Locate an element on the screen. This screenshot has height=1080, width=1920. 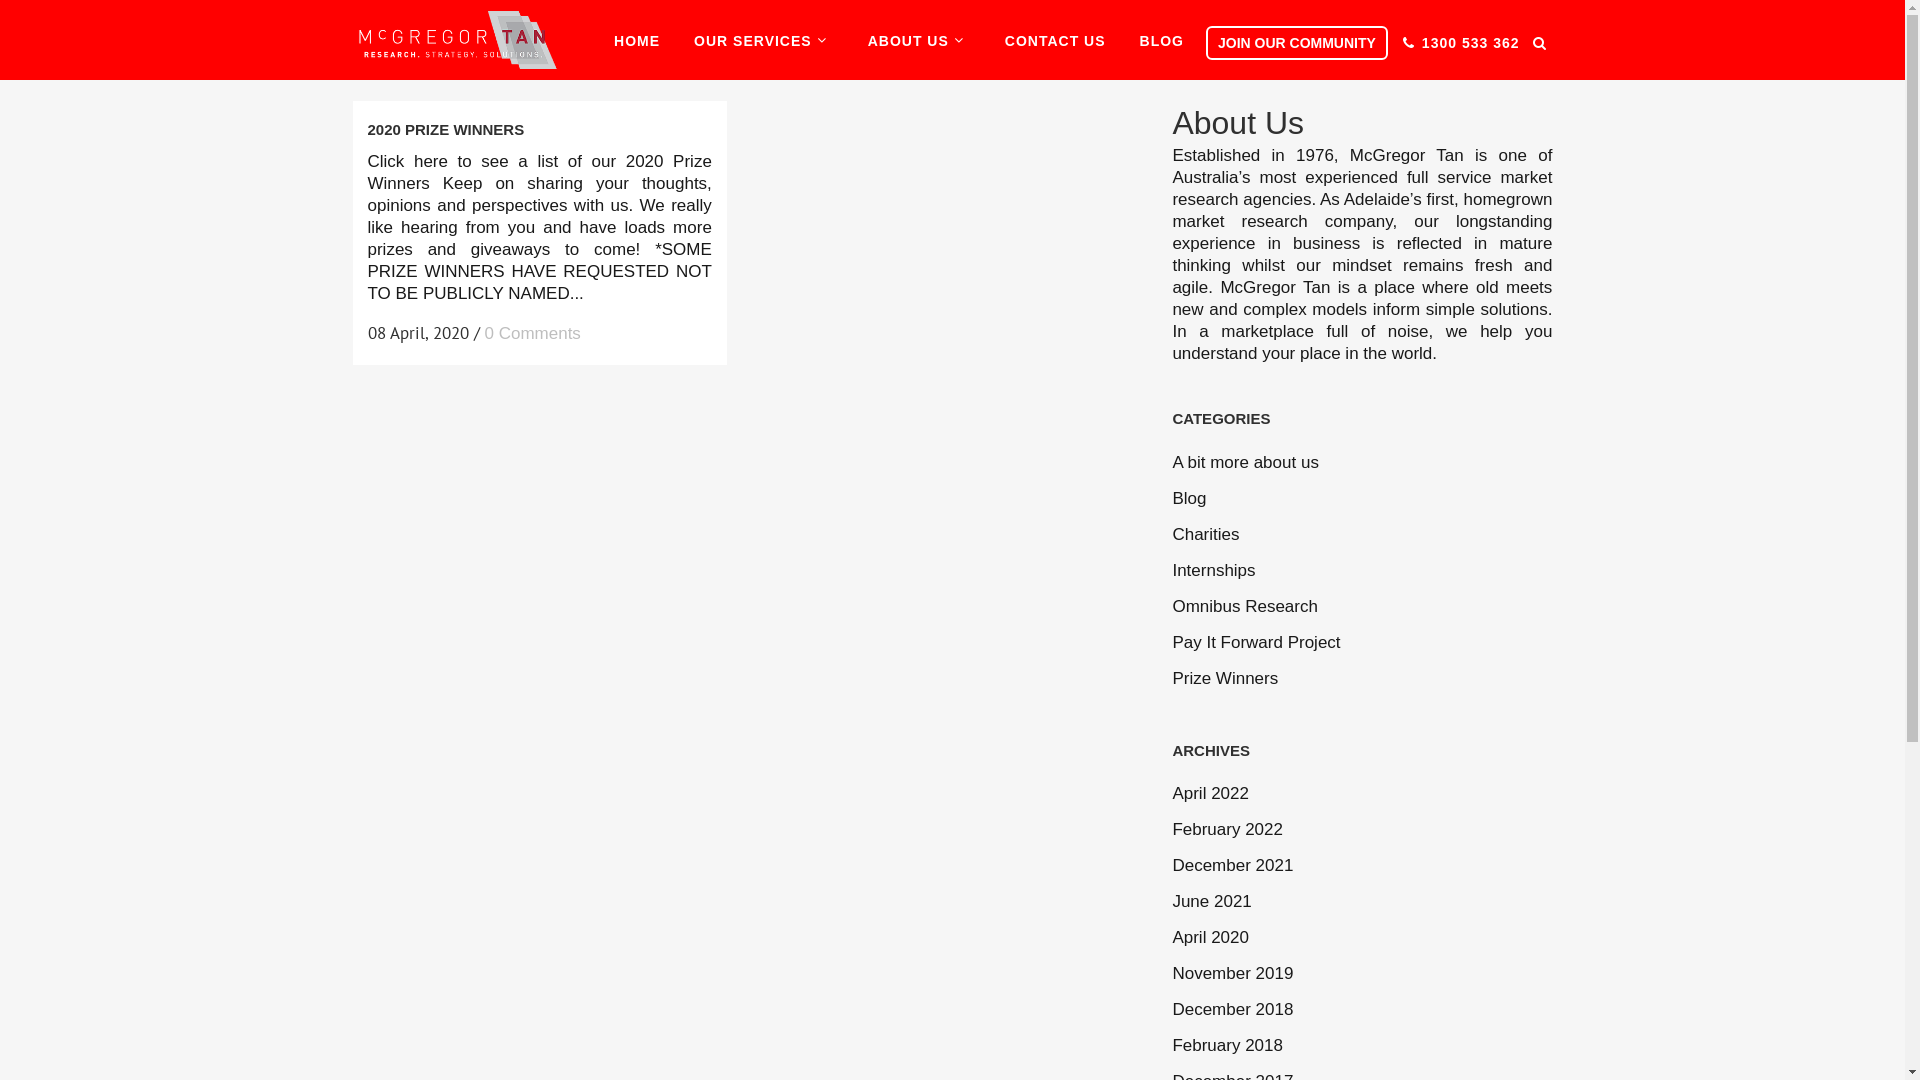
'December 2018' is located at coordinates (1171, 1009).